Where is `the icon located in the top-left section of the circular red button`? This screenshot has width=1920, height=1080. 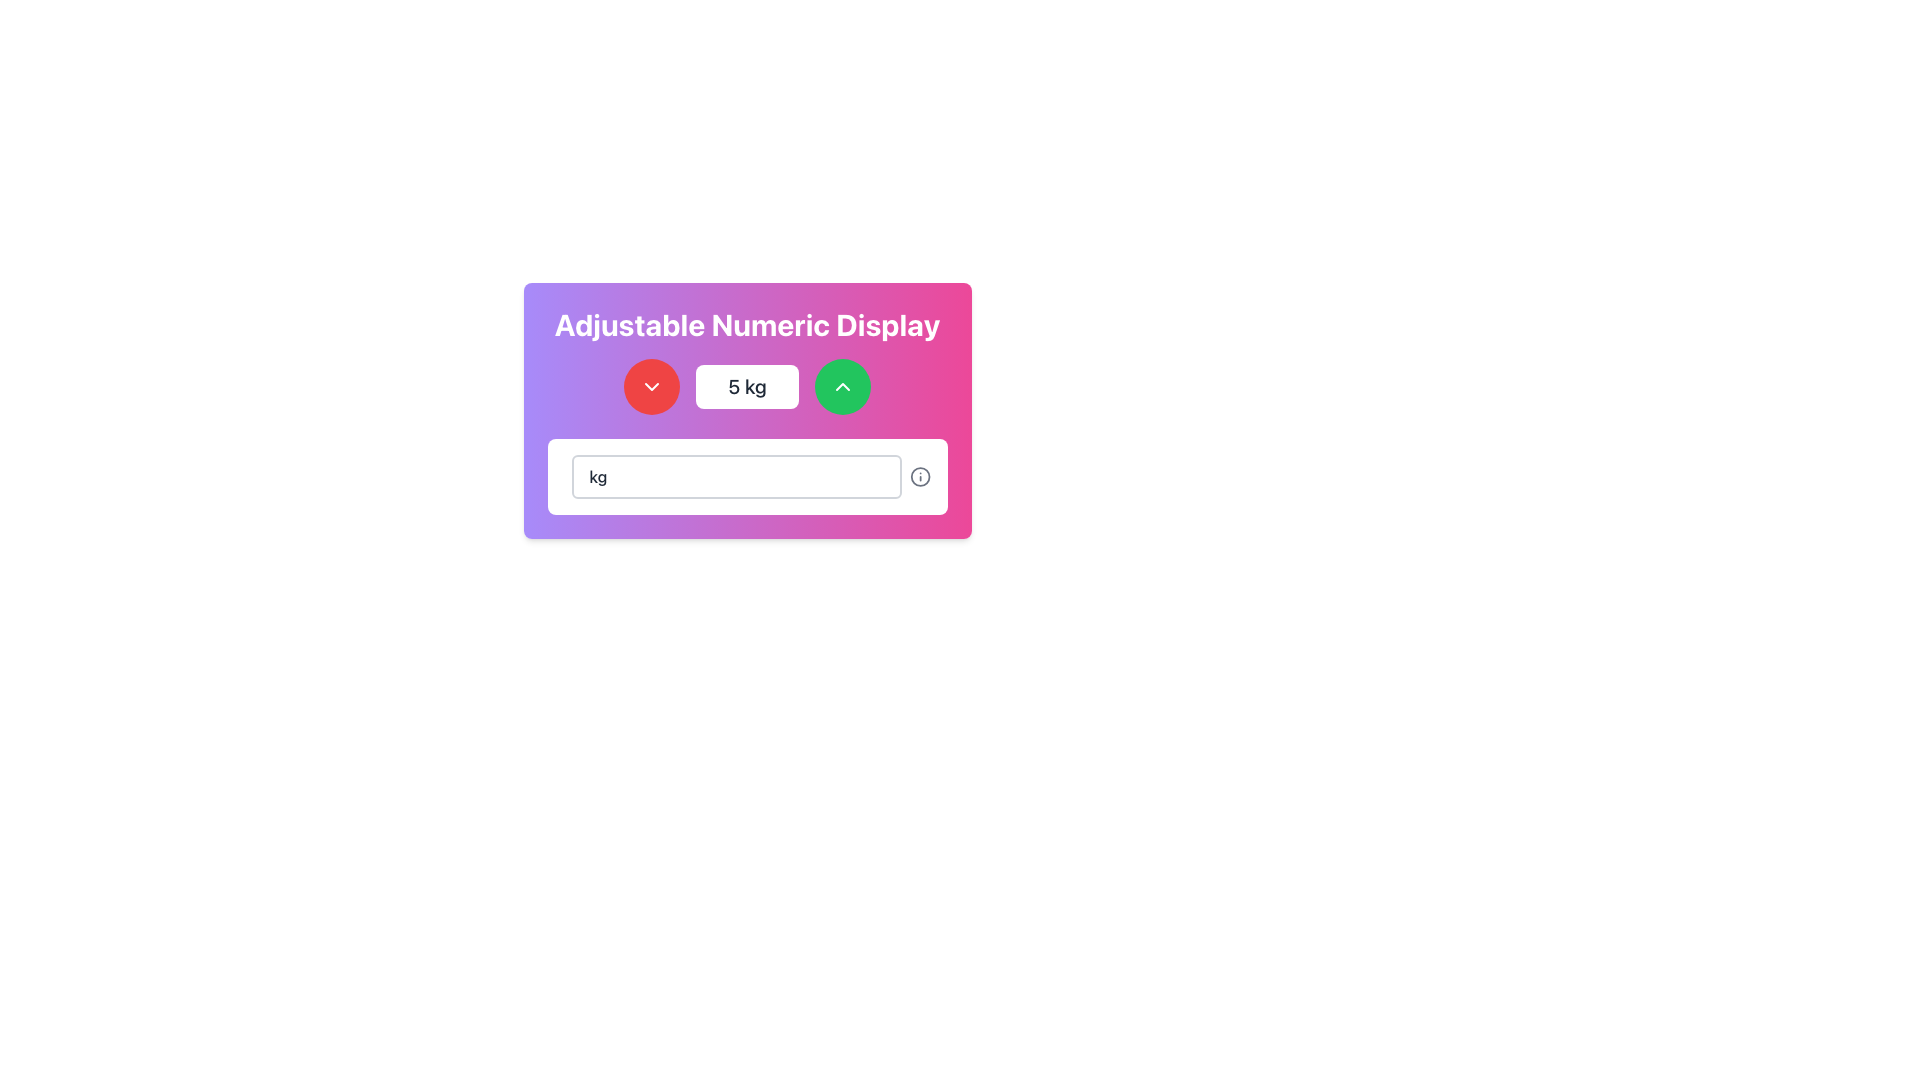 the icon located in the top-left section of the circular red button is located at coordinates (652, 386).